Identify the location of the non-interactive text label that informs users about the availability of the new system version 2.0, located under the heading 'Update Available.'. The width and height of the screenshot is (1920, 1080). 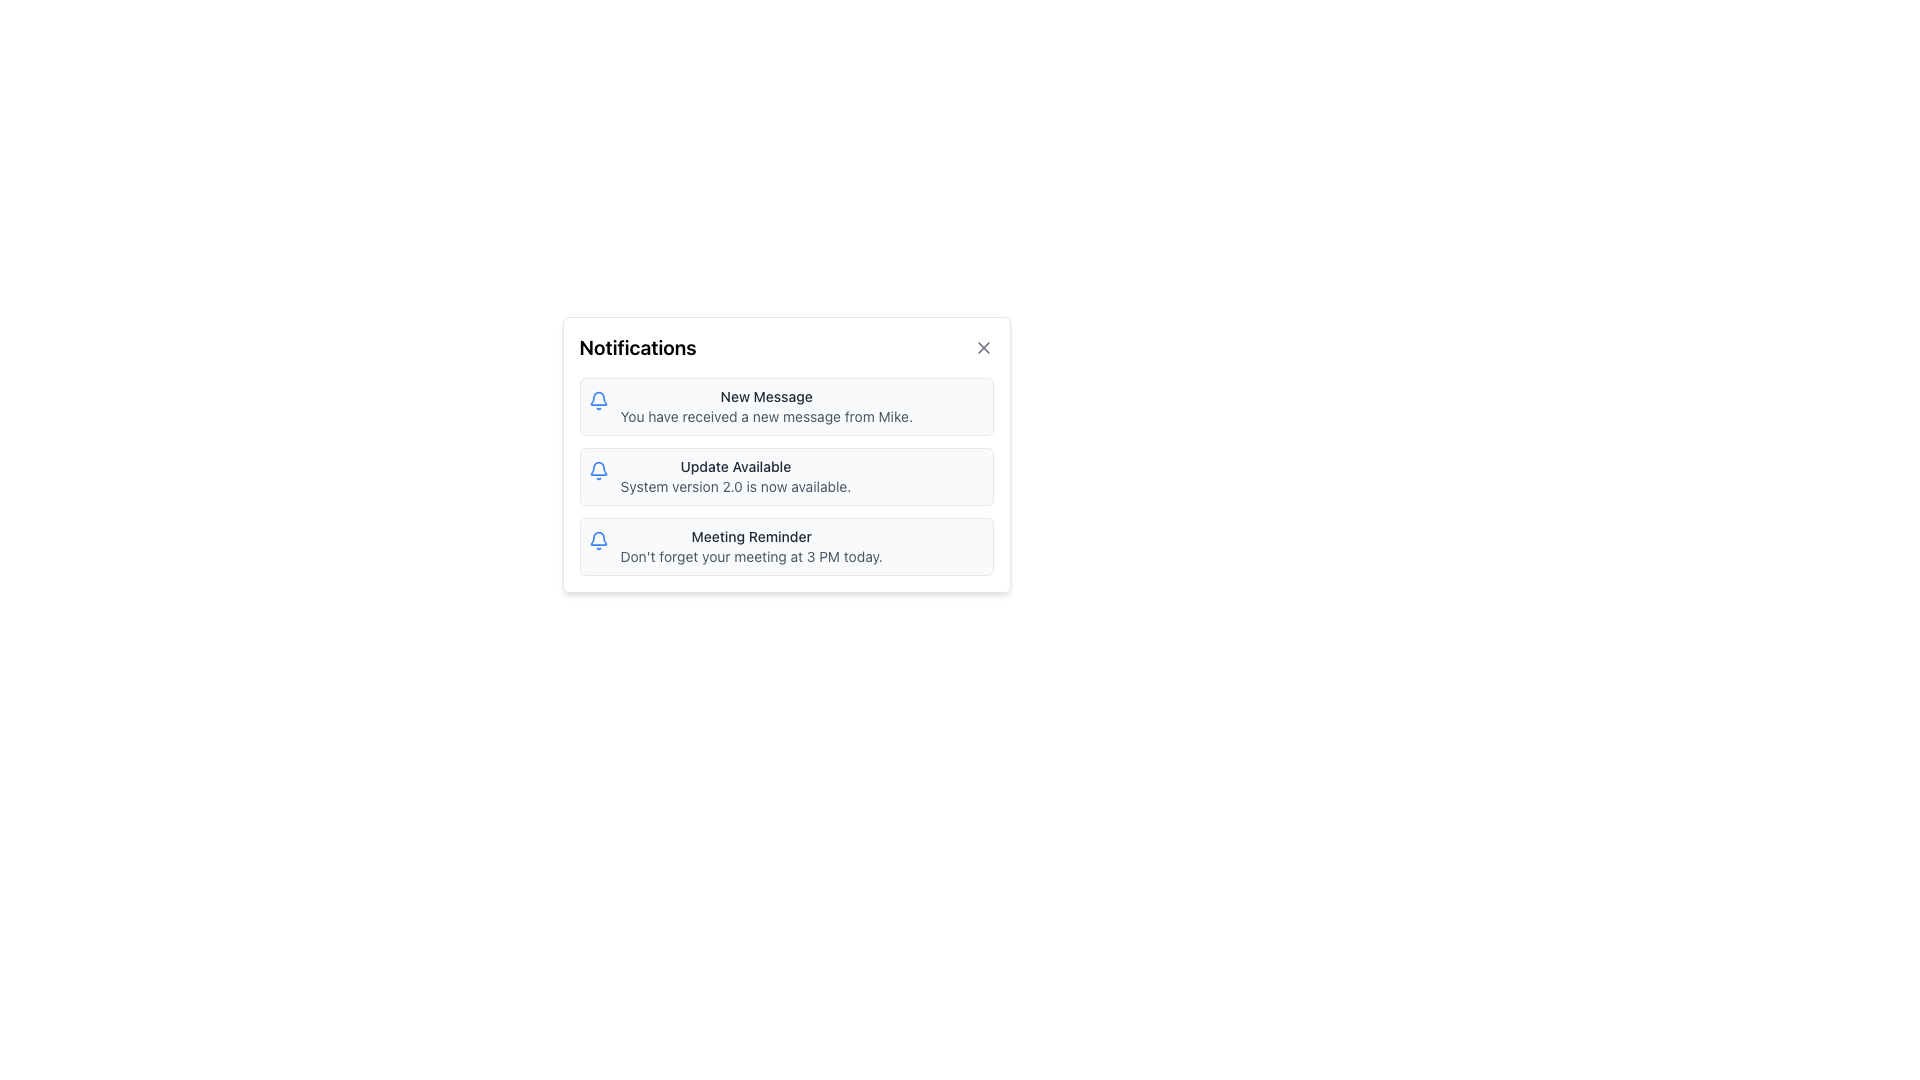
(734, 486).